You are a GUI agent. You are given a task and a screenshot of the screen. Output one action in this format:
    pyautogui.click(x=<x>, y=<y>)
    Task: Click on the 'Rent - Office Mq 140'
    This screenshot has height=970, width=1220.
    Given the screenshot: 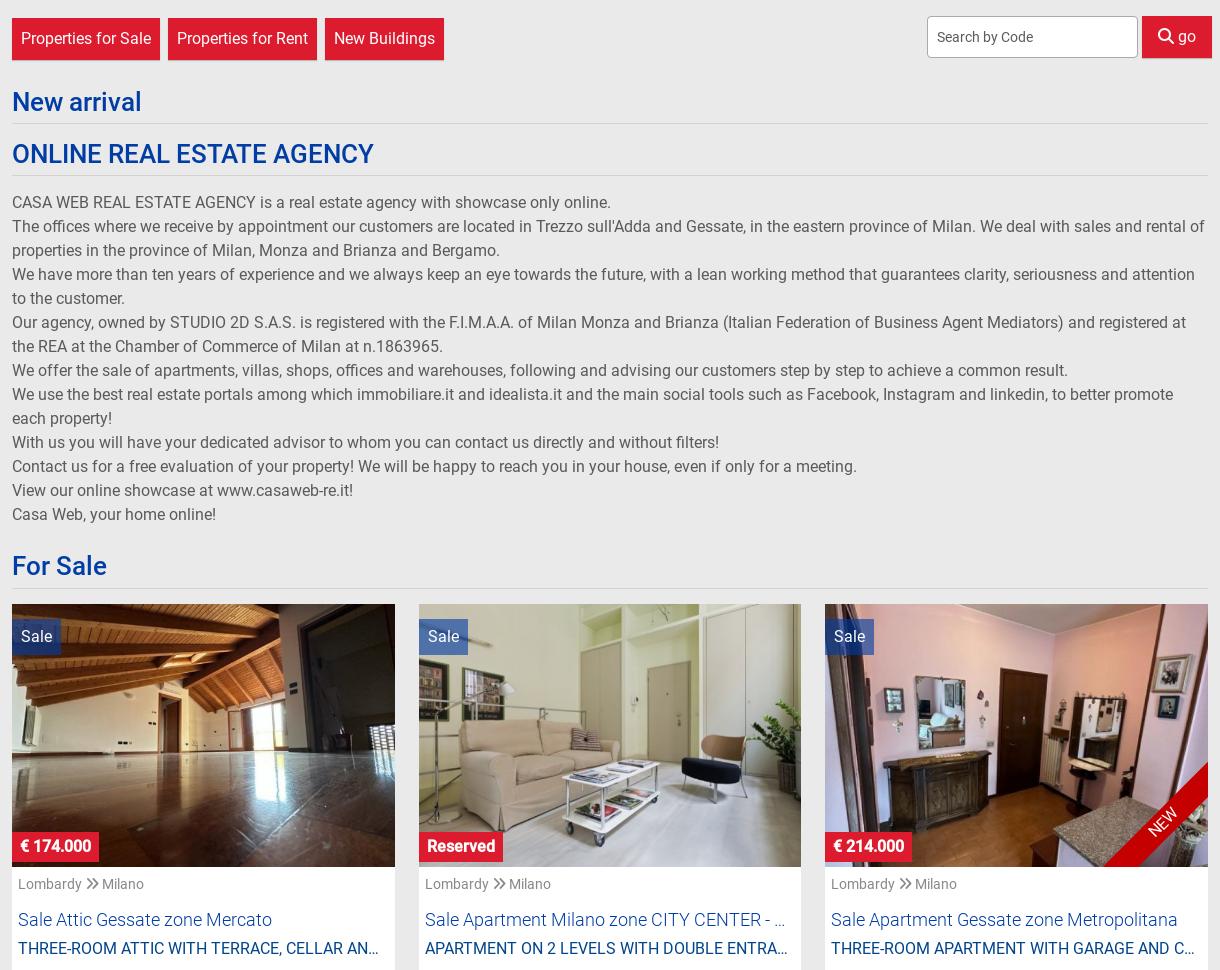 What is the action you would take?
    pyautogui.click(x=337, y=735)
    